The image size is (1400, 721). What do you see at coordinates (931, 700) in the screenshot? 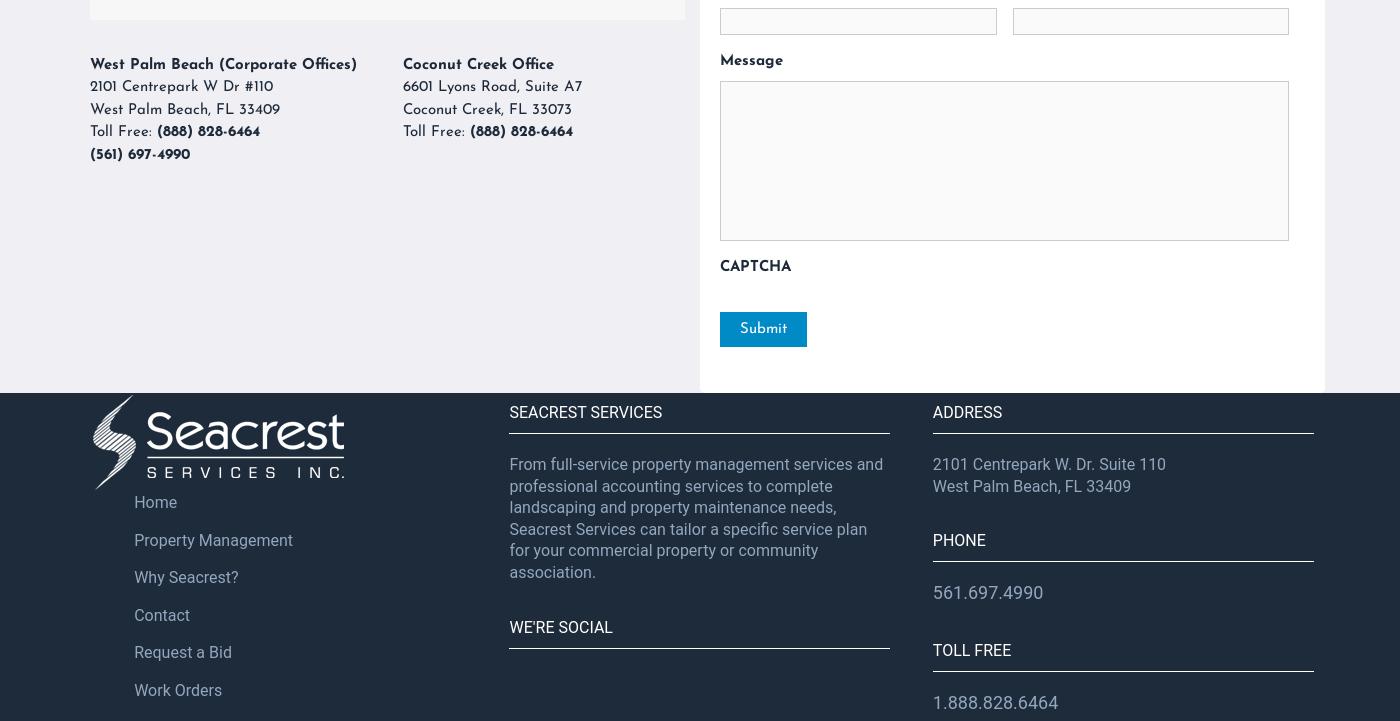
I see `'1.888.828.6464'` at bounding box center [931, 700].